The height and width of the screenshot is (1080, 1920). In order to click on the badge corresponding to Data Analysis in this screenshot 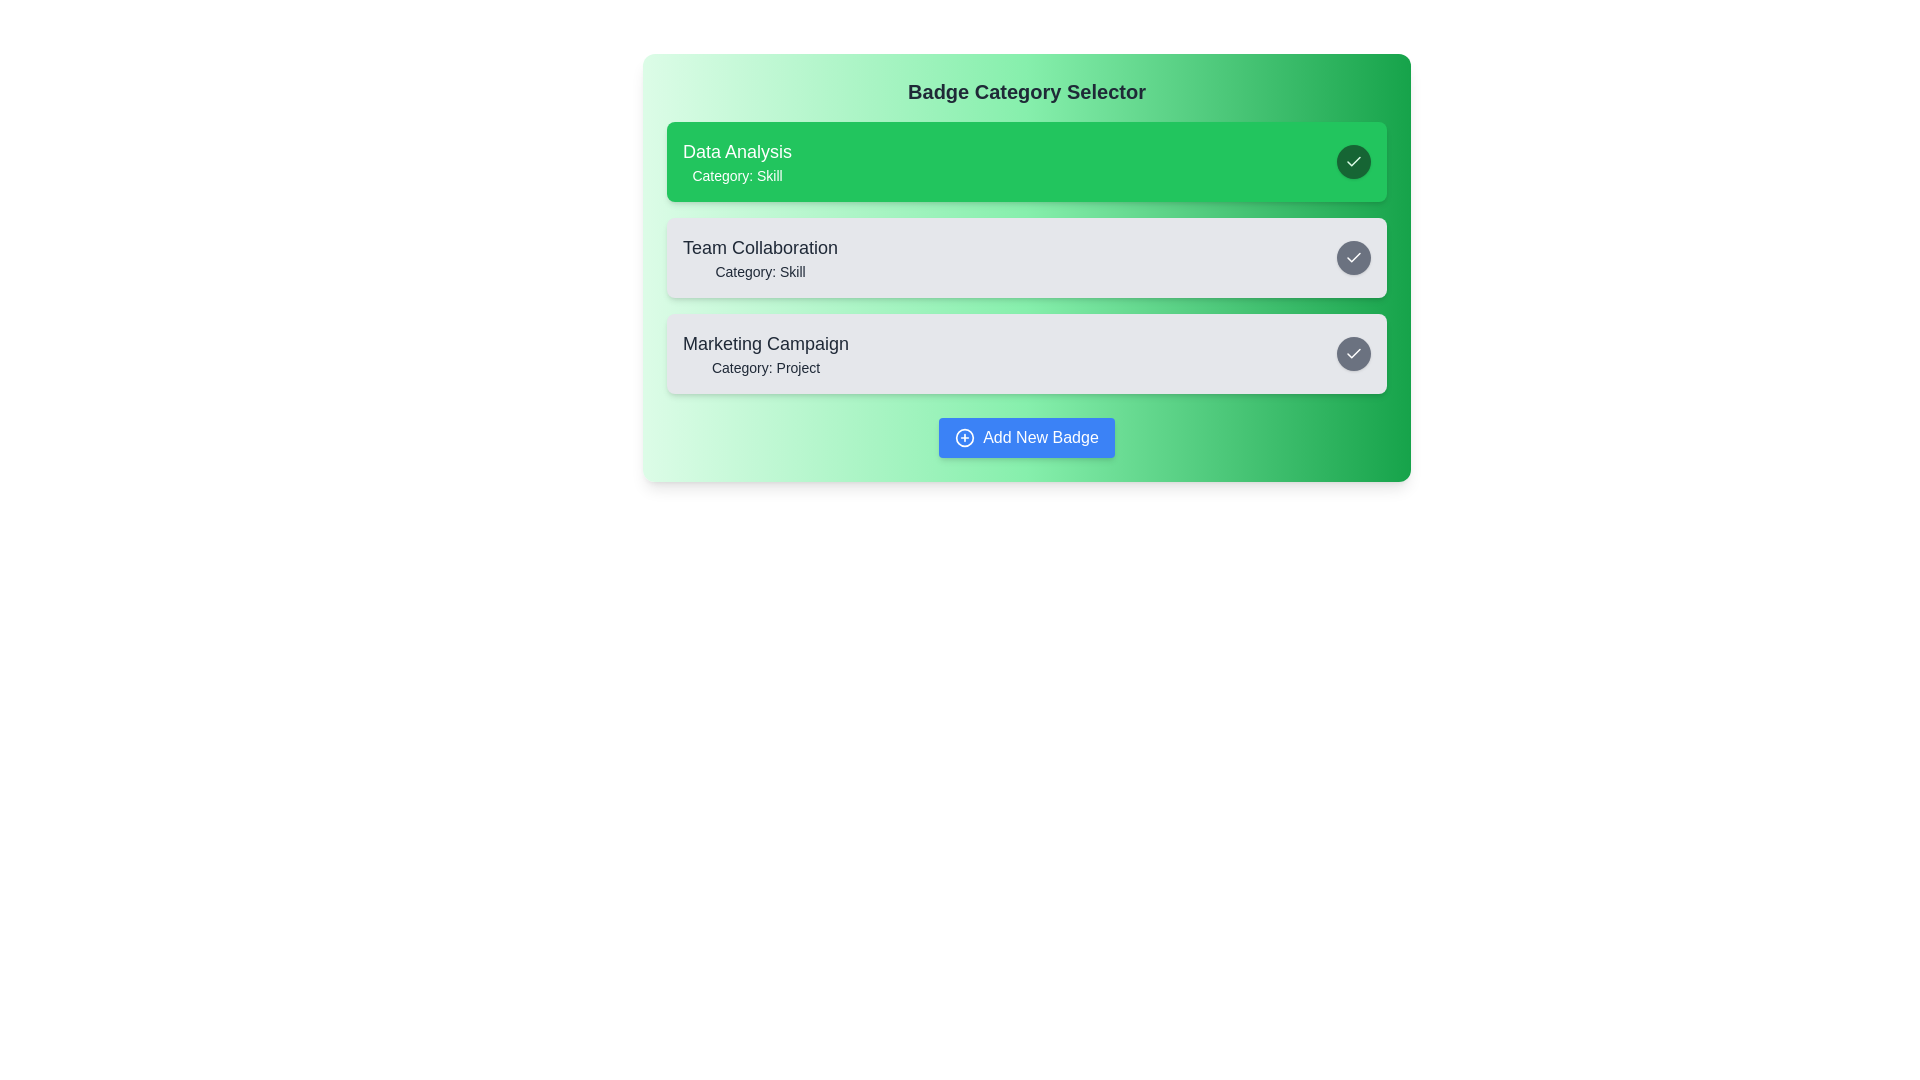, I will do `click(1027, 161)`.